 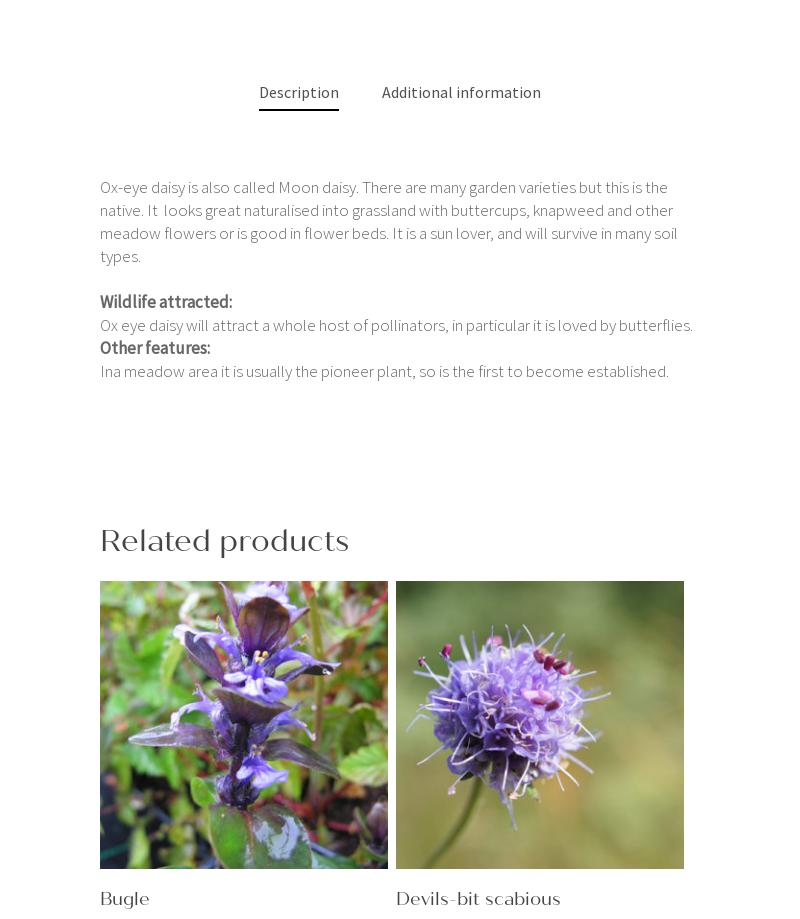 What do you see at coordinates (123, 896) in the screenshot?
I see `'Bugle'` at bounding box center [123, 896].